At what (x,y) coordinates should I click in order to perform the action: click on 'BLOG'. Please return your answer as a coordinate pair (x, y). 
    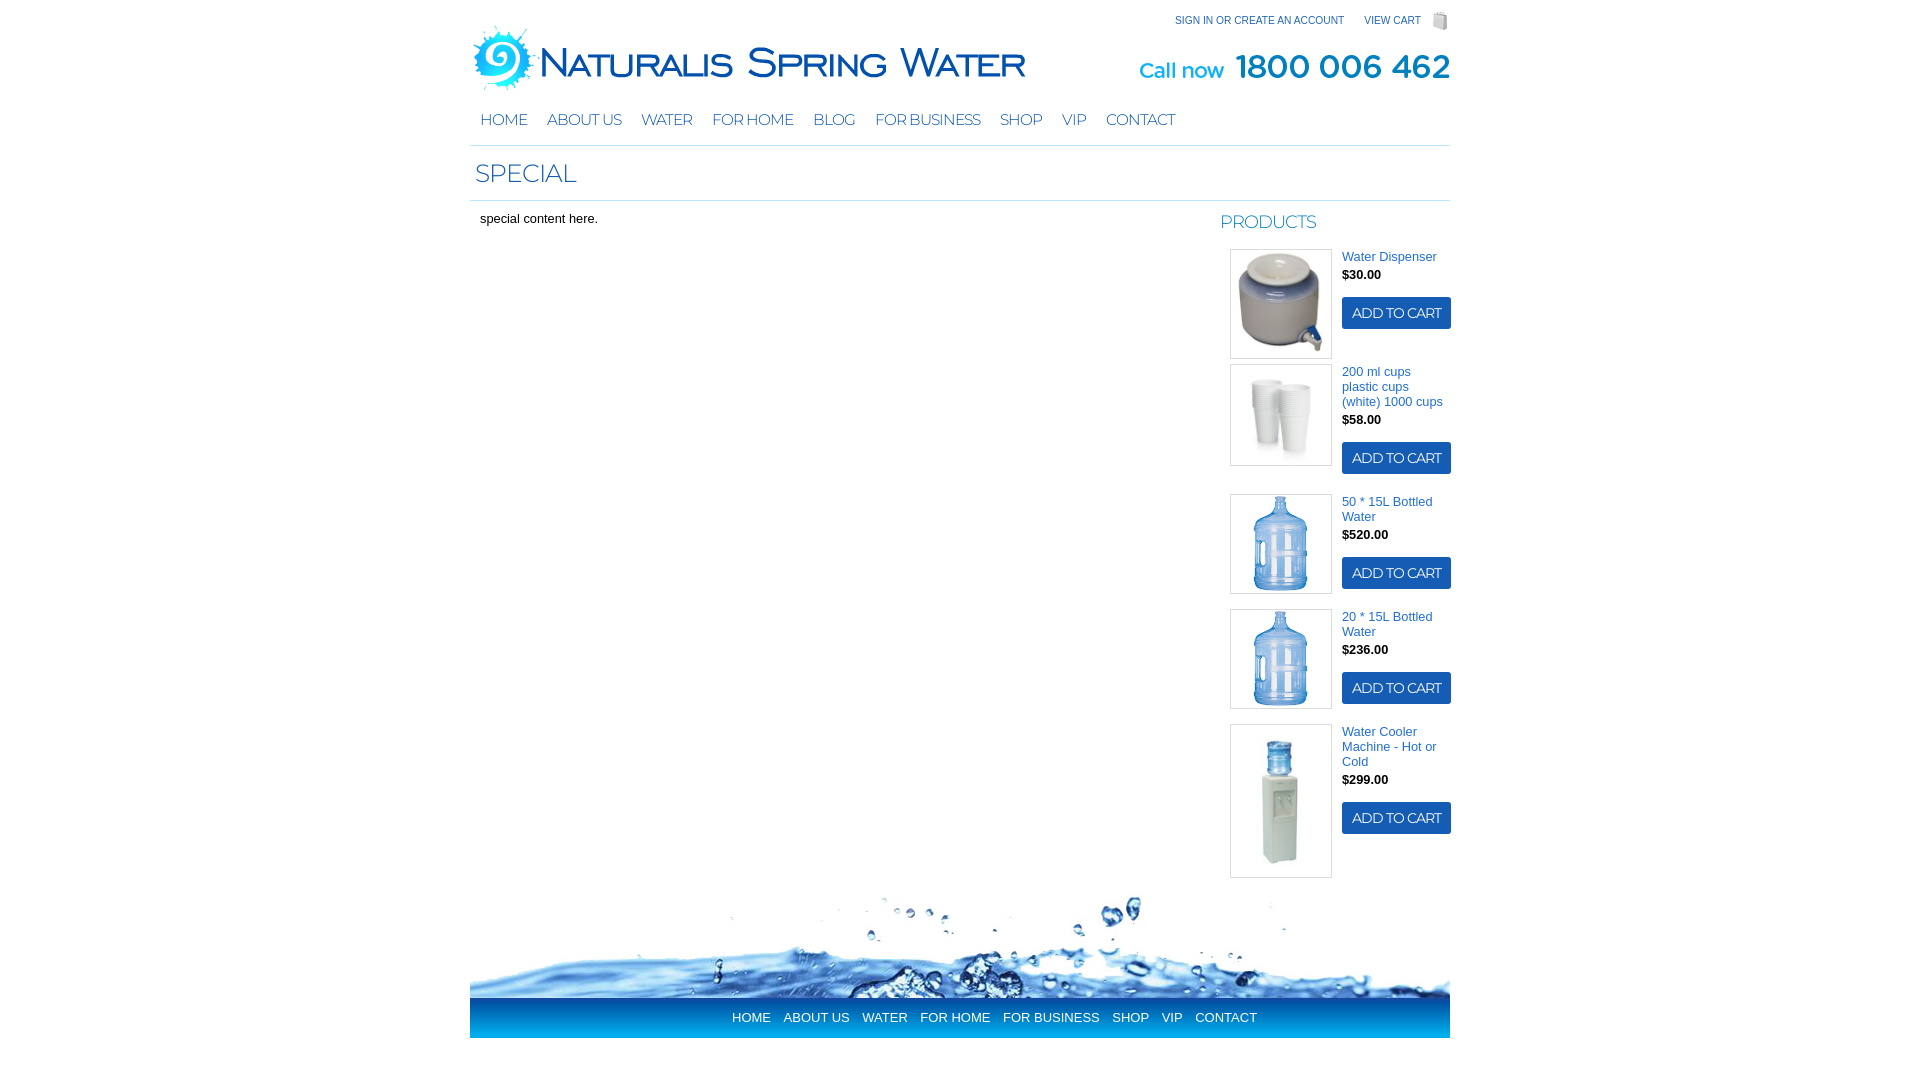
    Looking at the image, I should click on (834, 119).